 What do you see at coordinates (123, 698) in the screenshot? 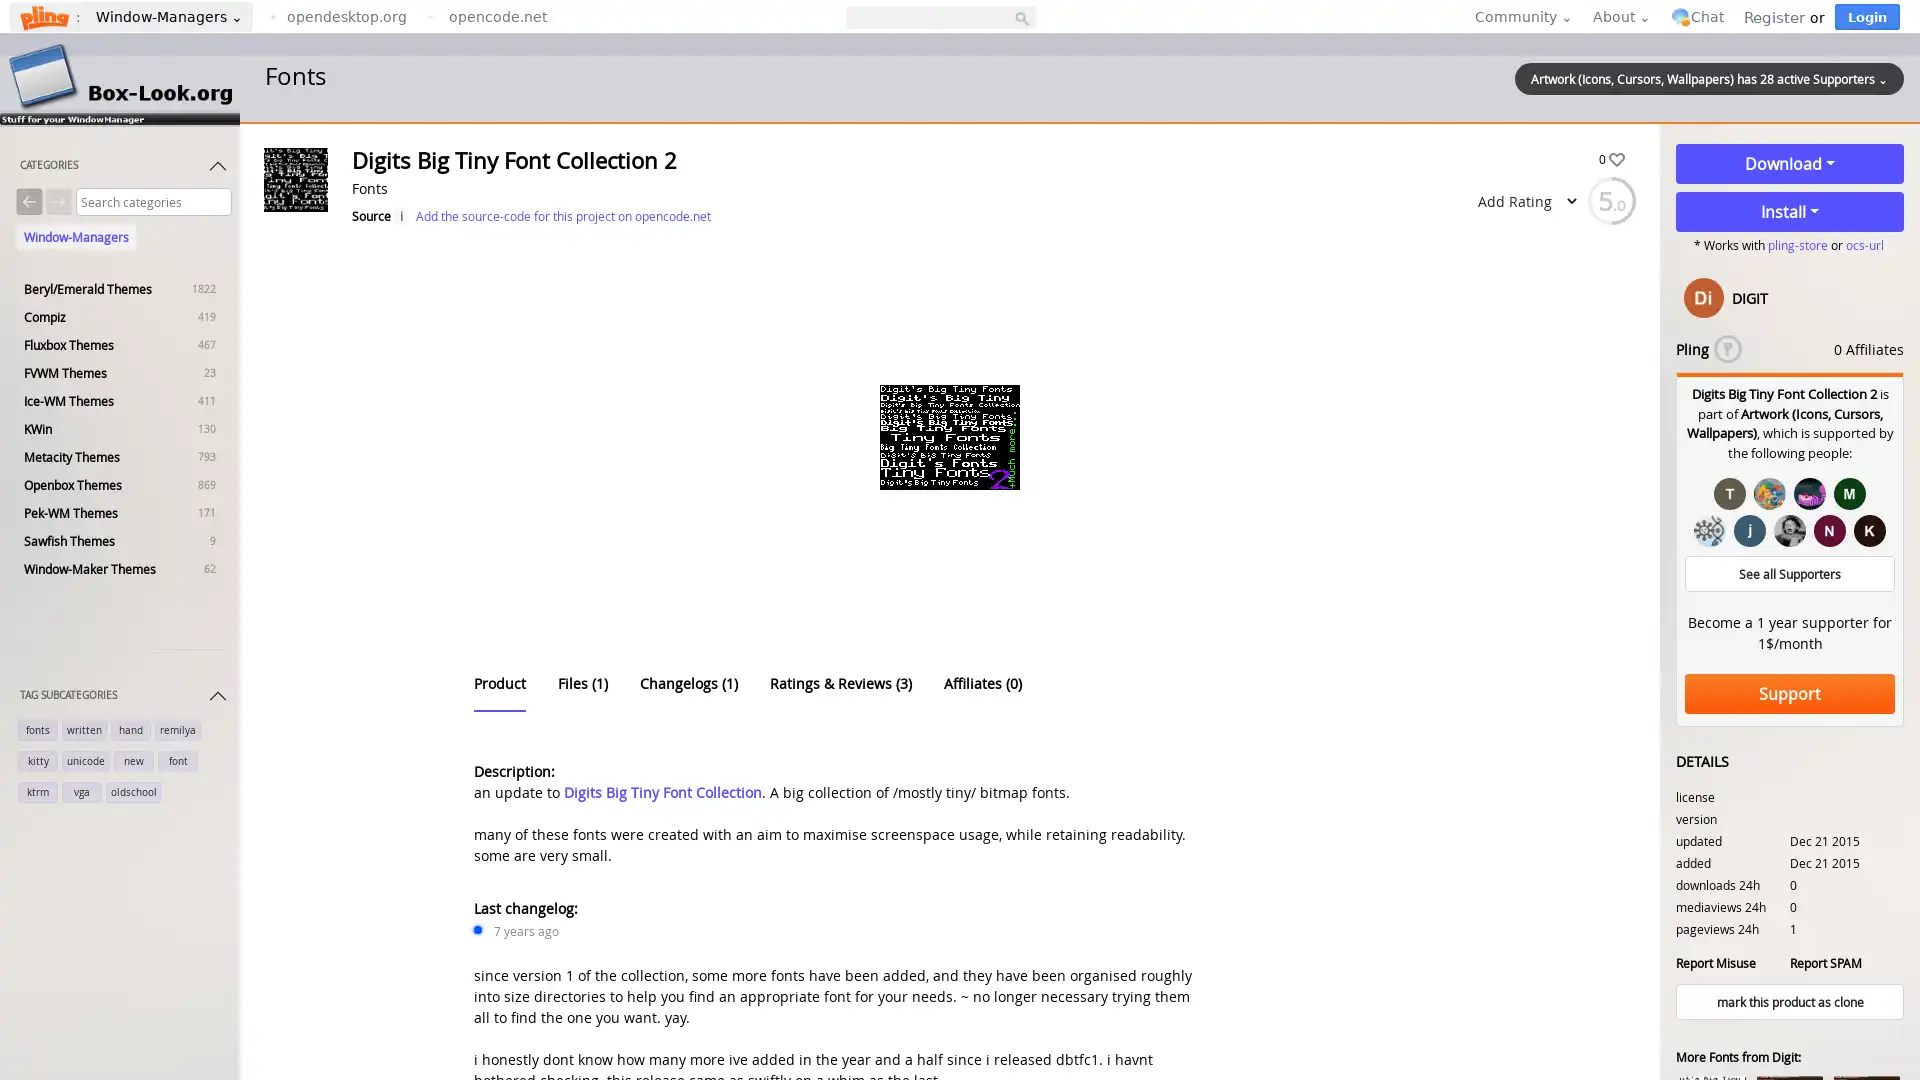
I see `TAG SUBCATEGORIES` at bounding box center [123, 698].